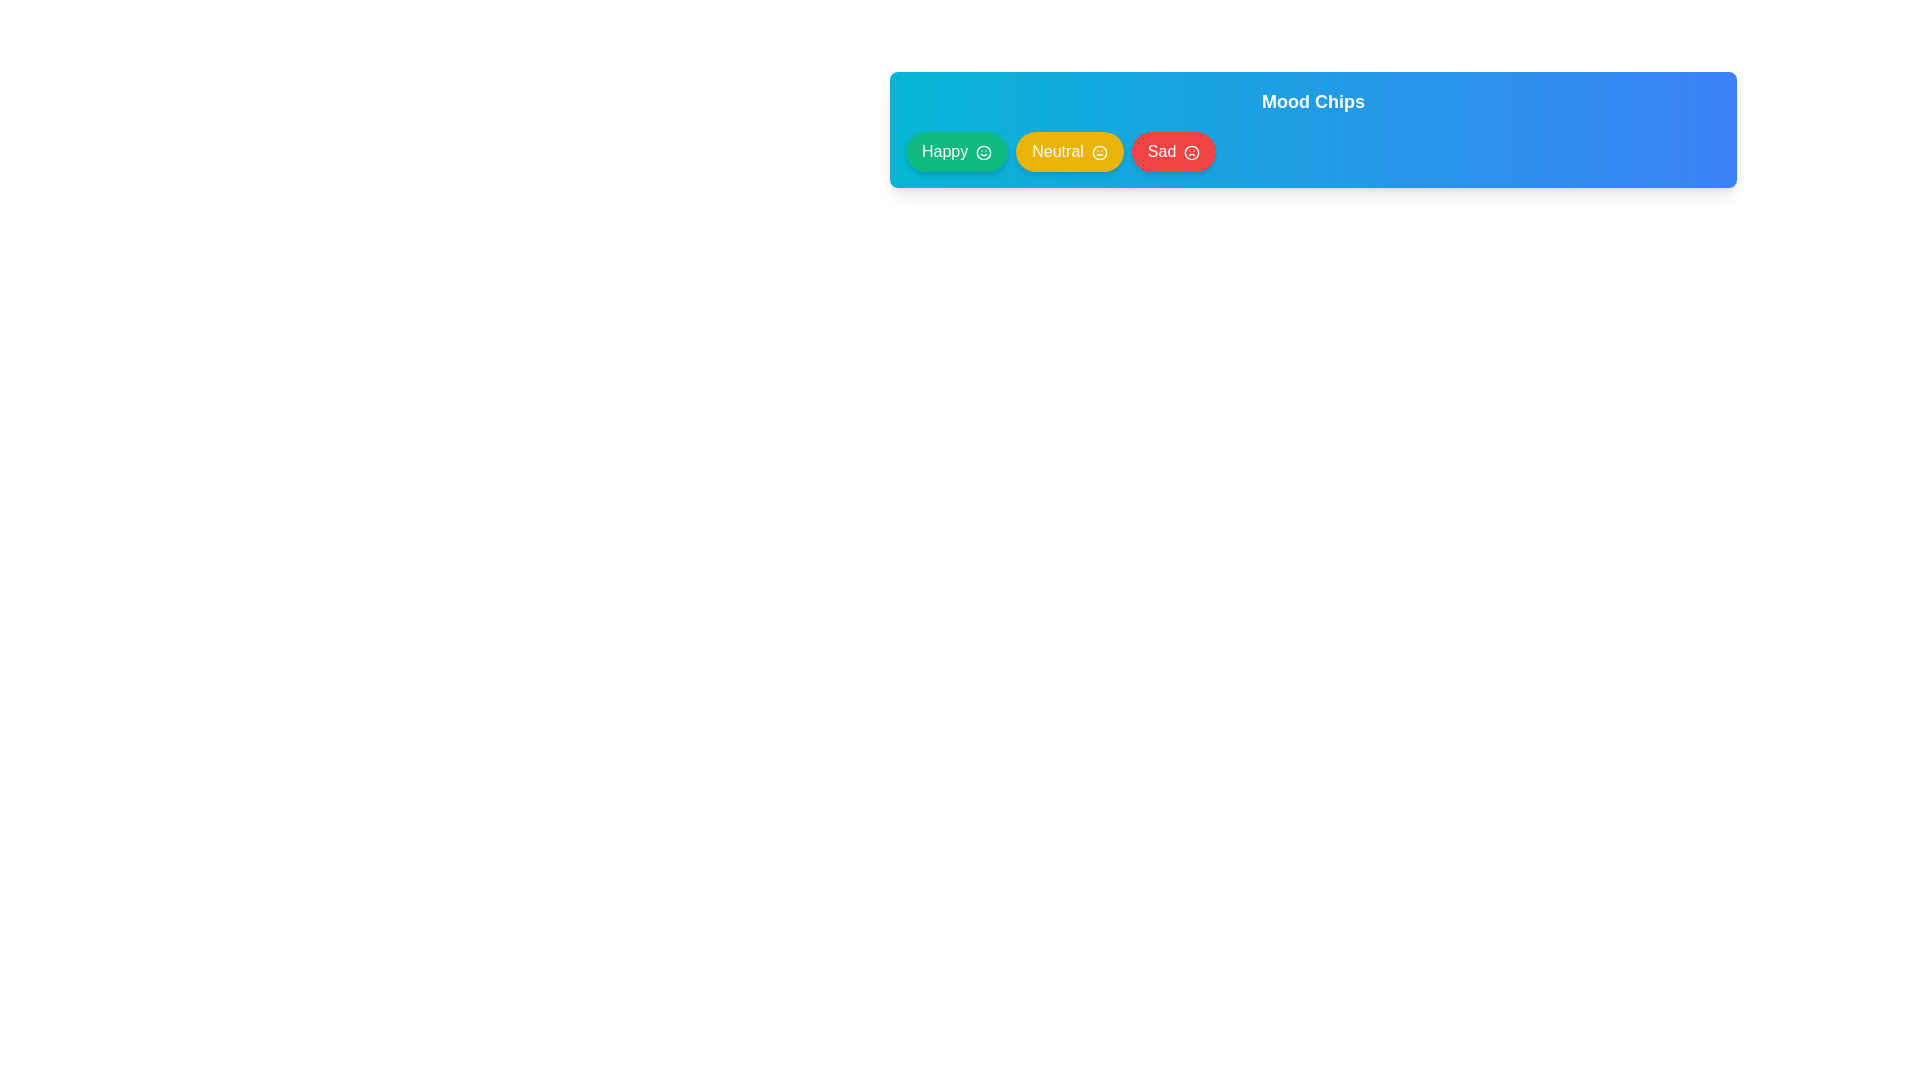  I want to click on the 'Neutral' text node, which indicates a mood state and is centrally positioned within a group of three mood selection buttons, so click(1057, 150).